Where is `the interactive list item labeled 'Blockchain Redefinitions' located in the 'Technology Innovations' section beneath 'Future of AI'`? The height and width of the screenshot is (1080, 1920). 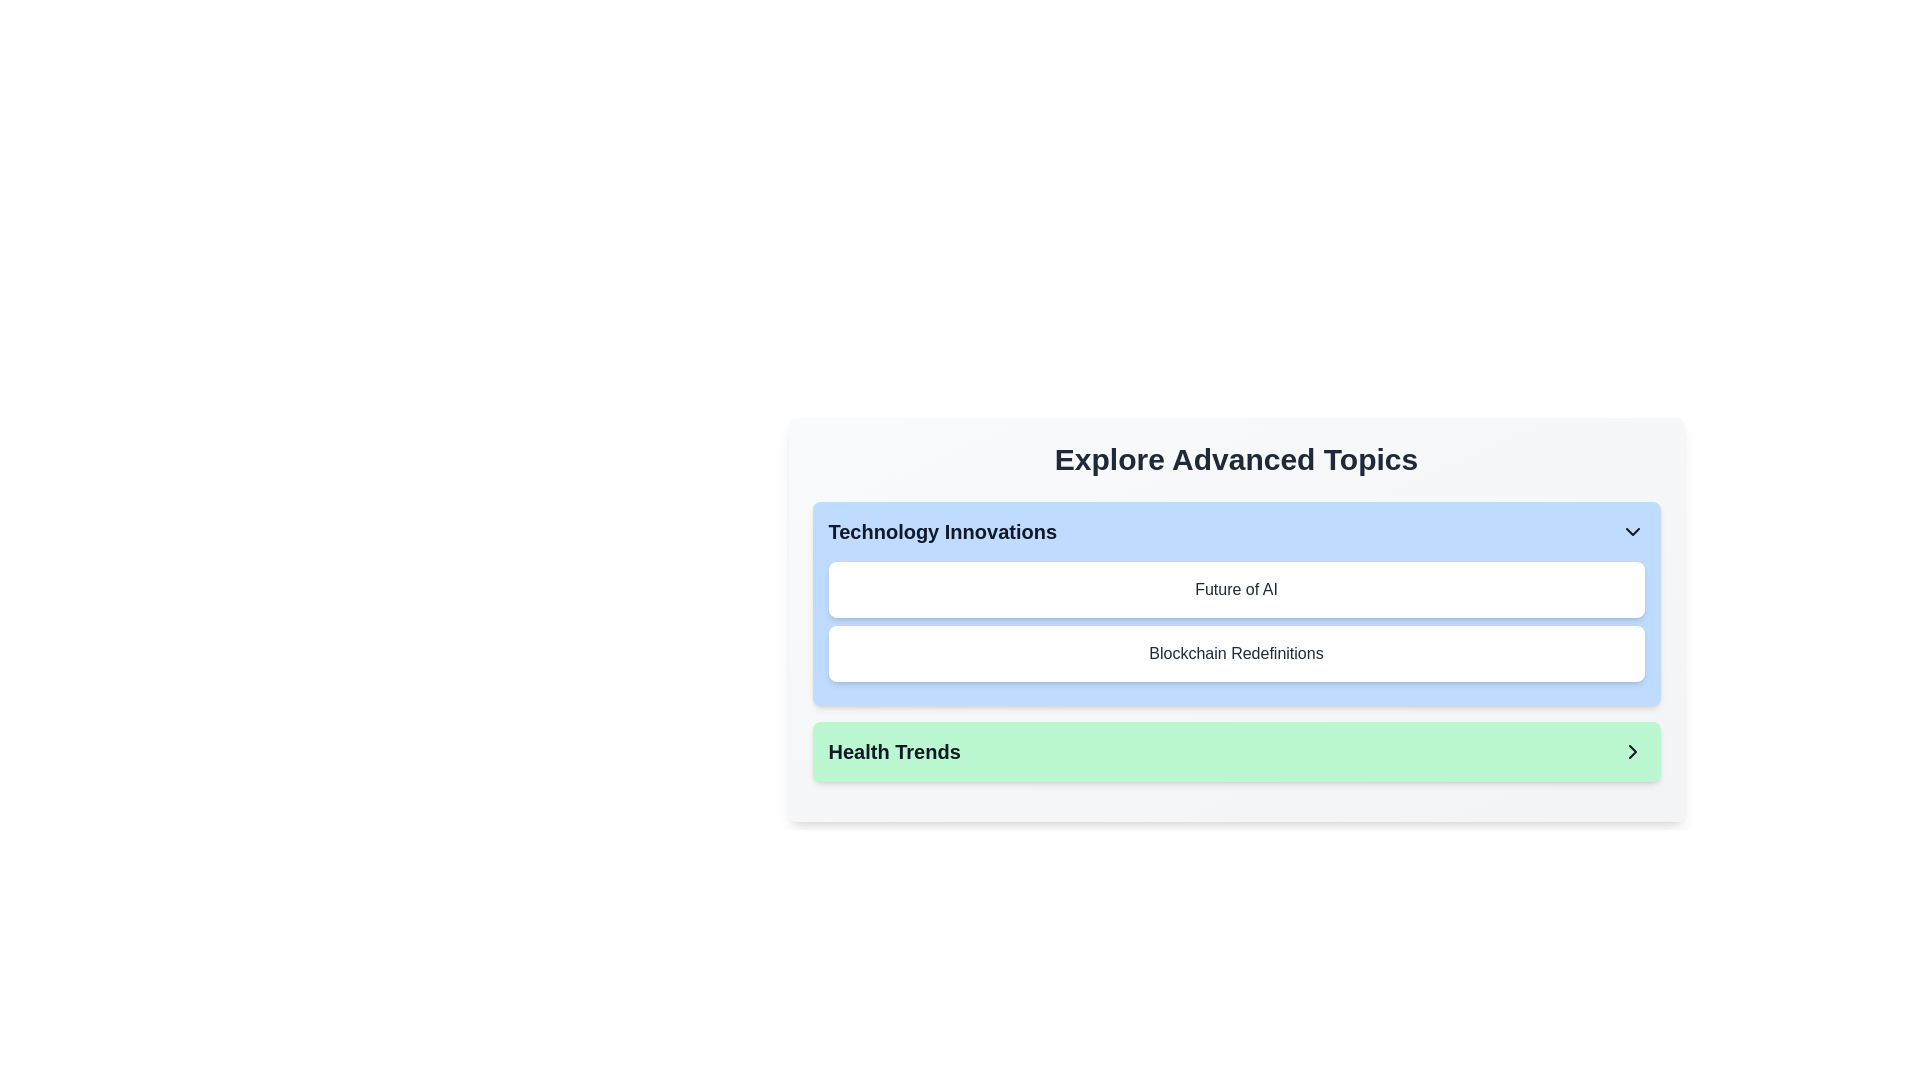
the interactive list item labeled 'Blockchain Redefinitions' located in the 'Technology Innovations' section beneath 'Future of AI' is located at coordinates (1235, 654).